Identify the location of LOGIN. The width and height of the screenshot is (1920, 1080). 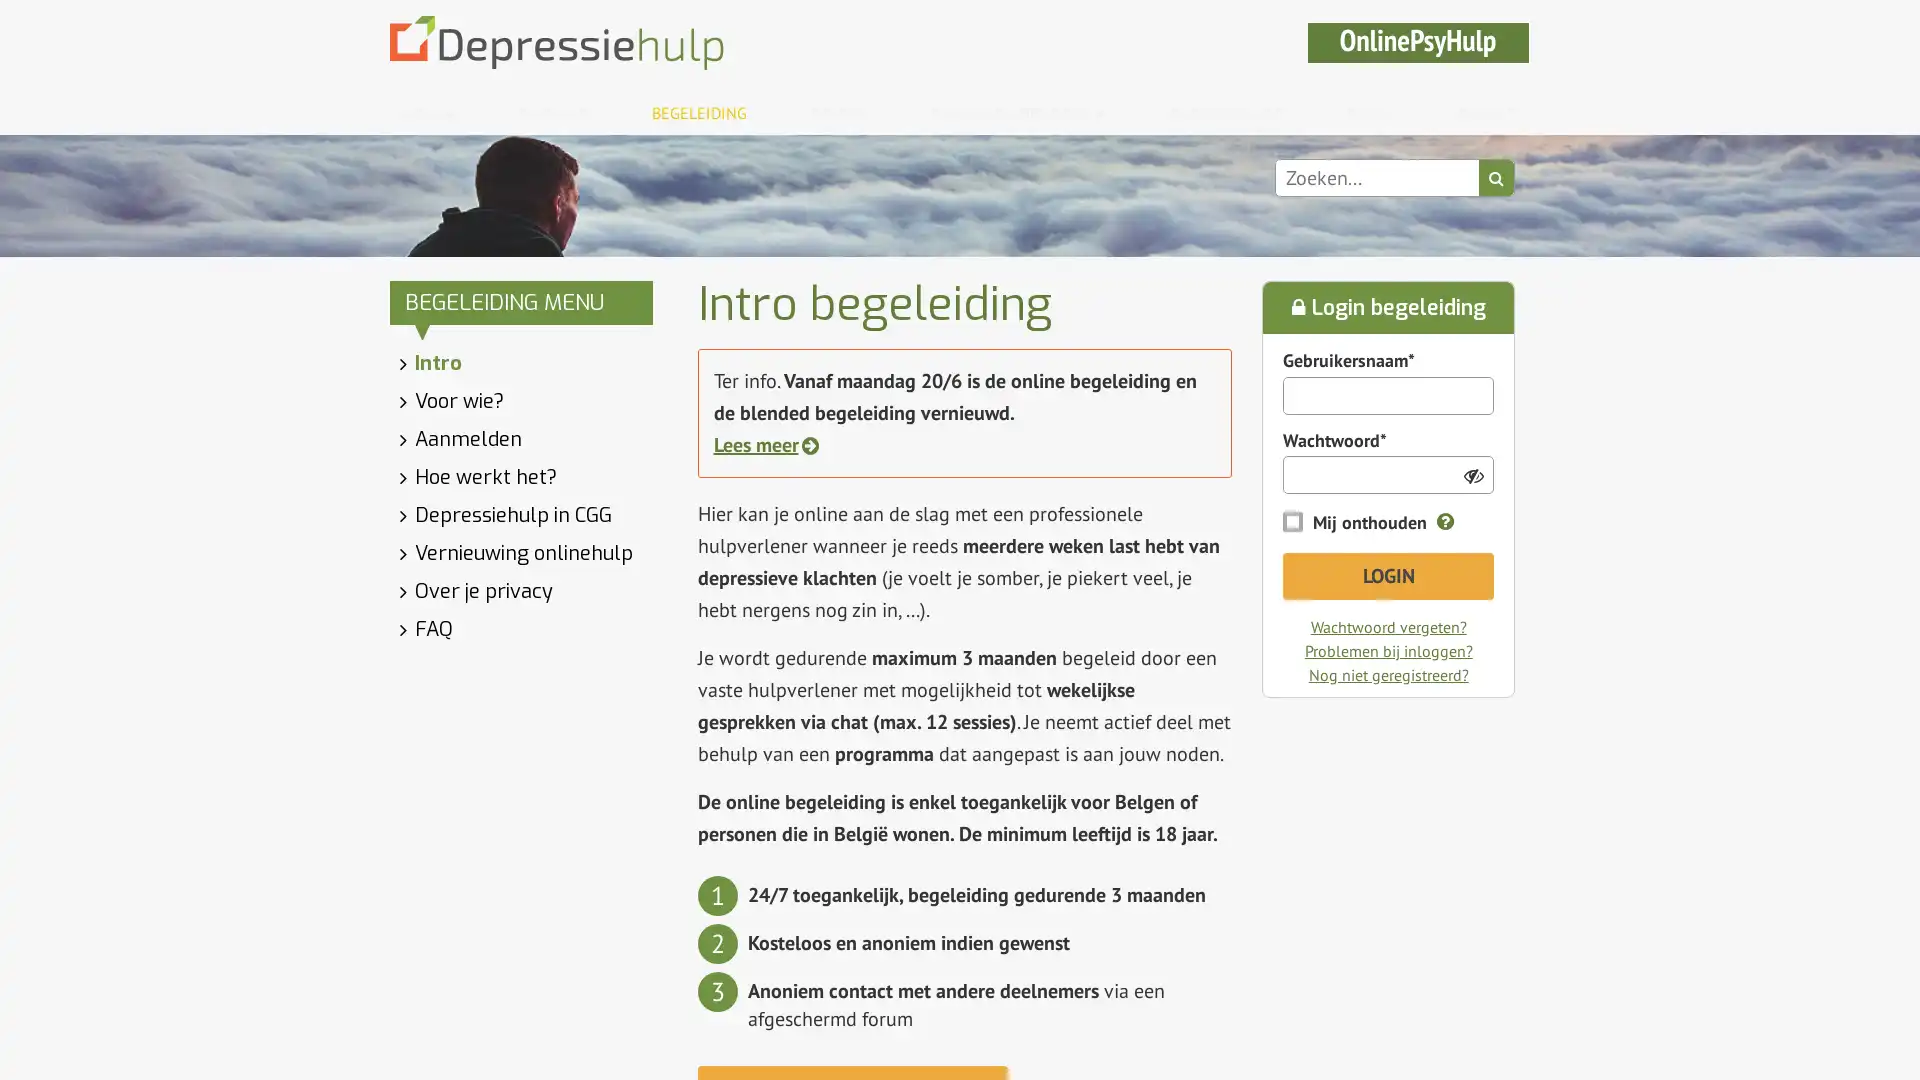
(1386, 576).